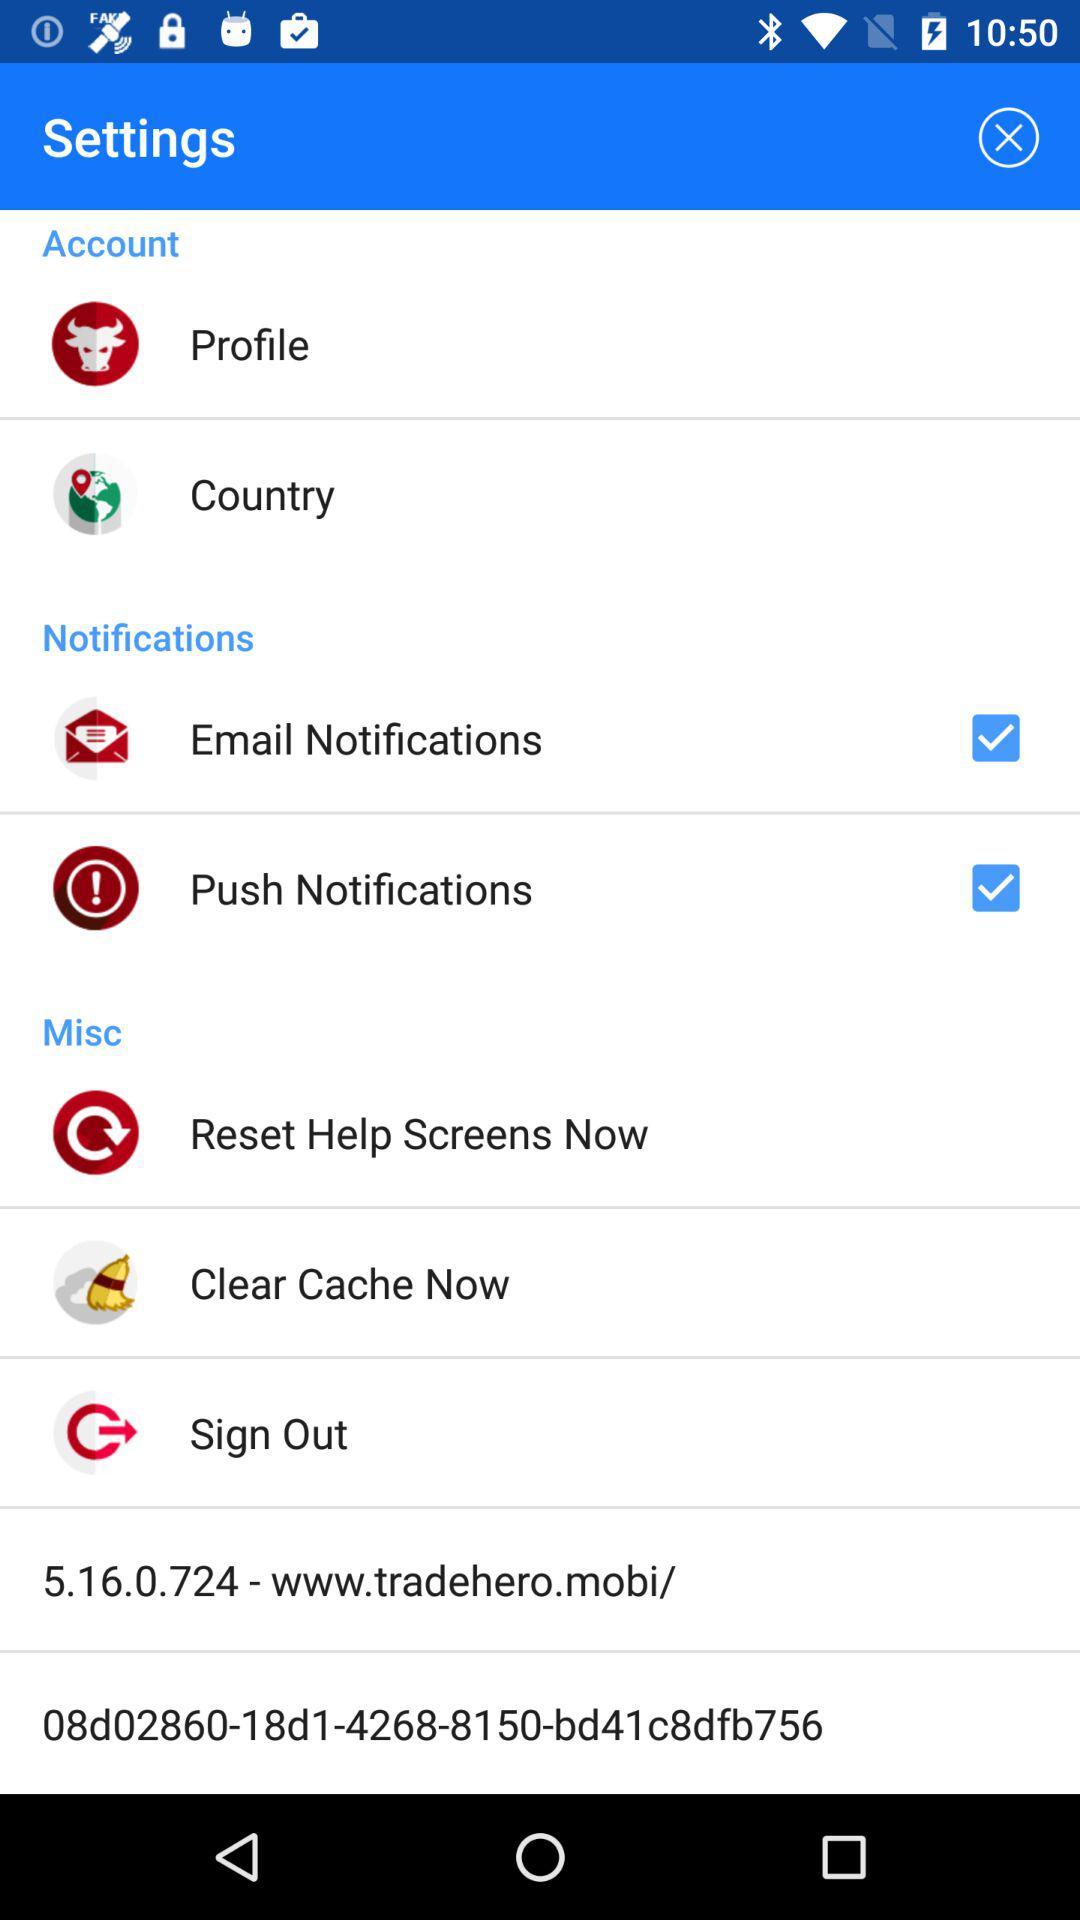 The height and width of the screenshot is (1920, 1080). I want to click on icon above the clear cache now, so click(418, 1132).